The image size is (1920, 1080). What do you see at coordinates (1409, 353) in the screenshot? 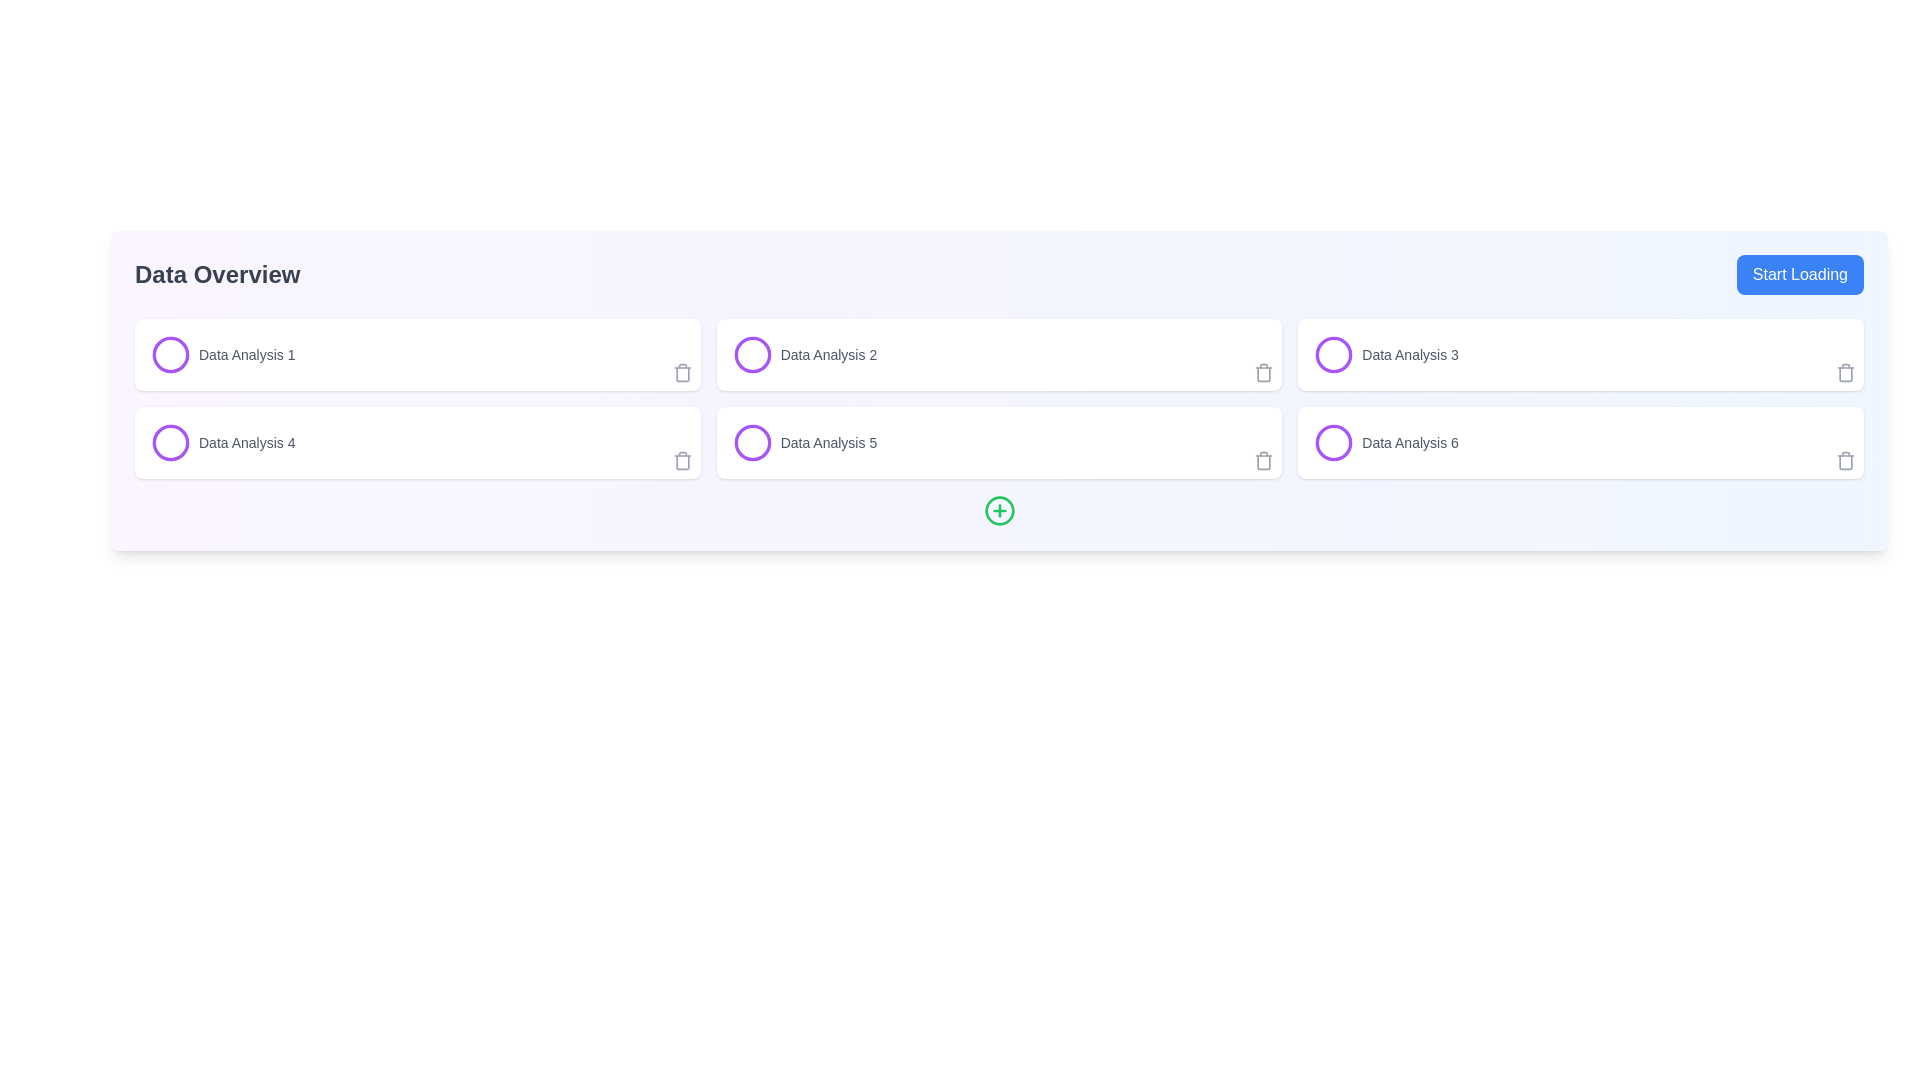
I see `the static text label element reading 'Data Analysis 3', which is positioned in the top-right quadrant and aligned with a purple circular icon on the left and a trash can icon on the right` at bounding box center [1409, 353].